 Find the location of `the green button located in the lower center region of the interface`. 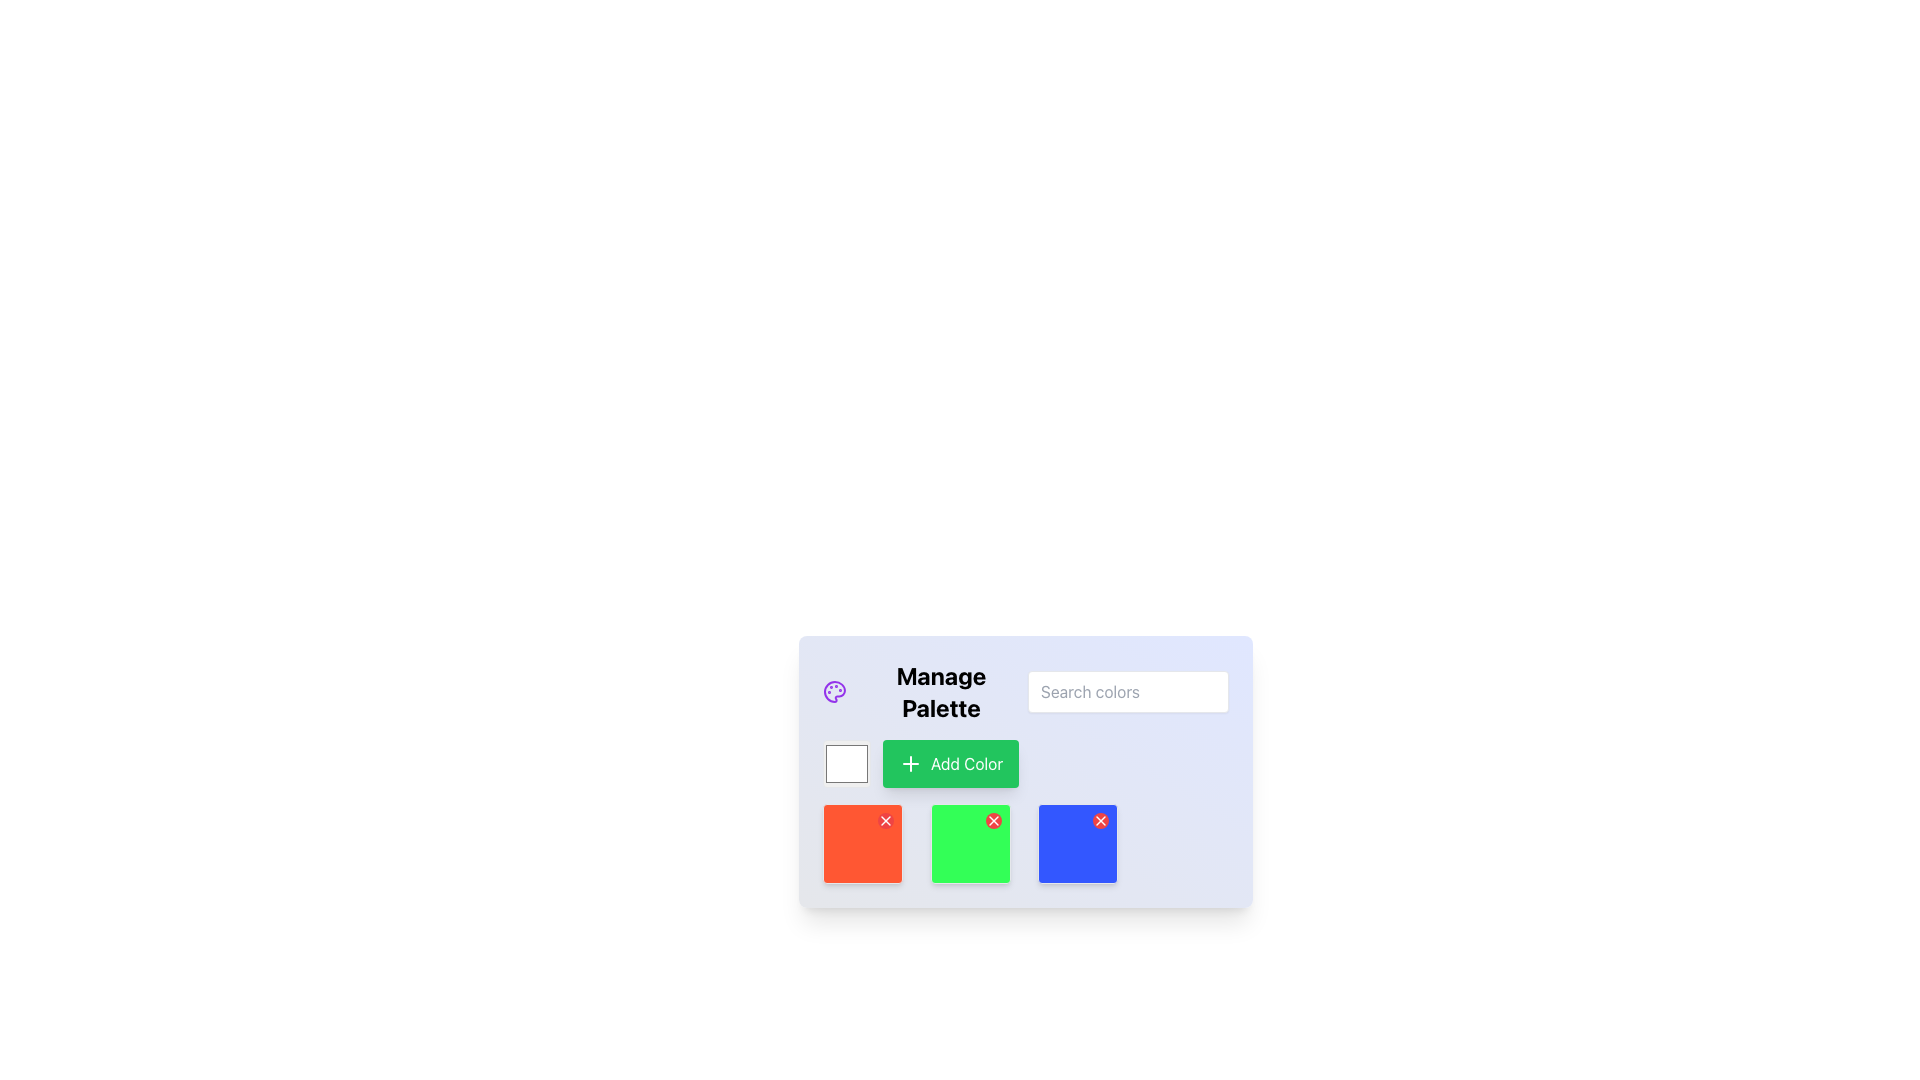

the green button located in the lower center region of the interface is located at coordinates (910, 763).